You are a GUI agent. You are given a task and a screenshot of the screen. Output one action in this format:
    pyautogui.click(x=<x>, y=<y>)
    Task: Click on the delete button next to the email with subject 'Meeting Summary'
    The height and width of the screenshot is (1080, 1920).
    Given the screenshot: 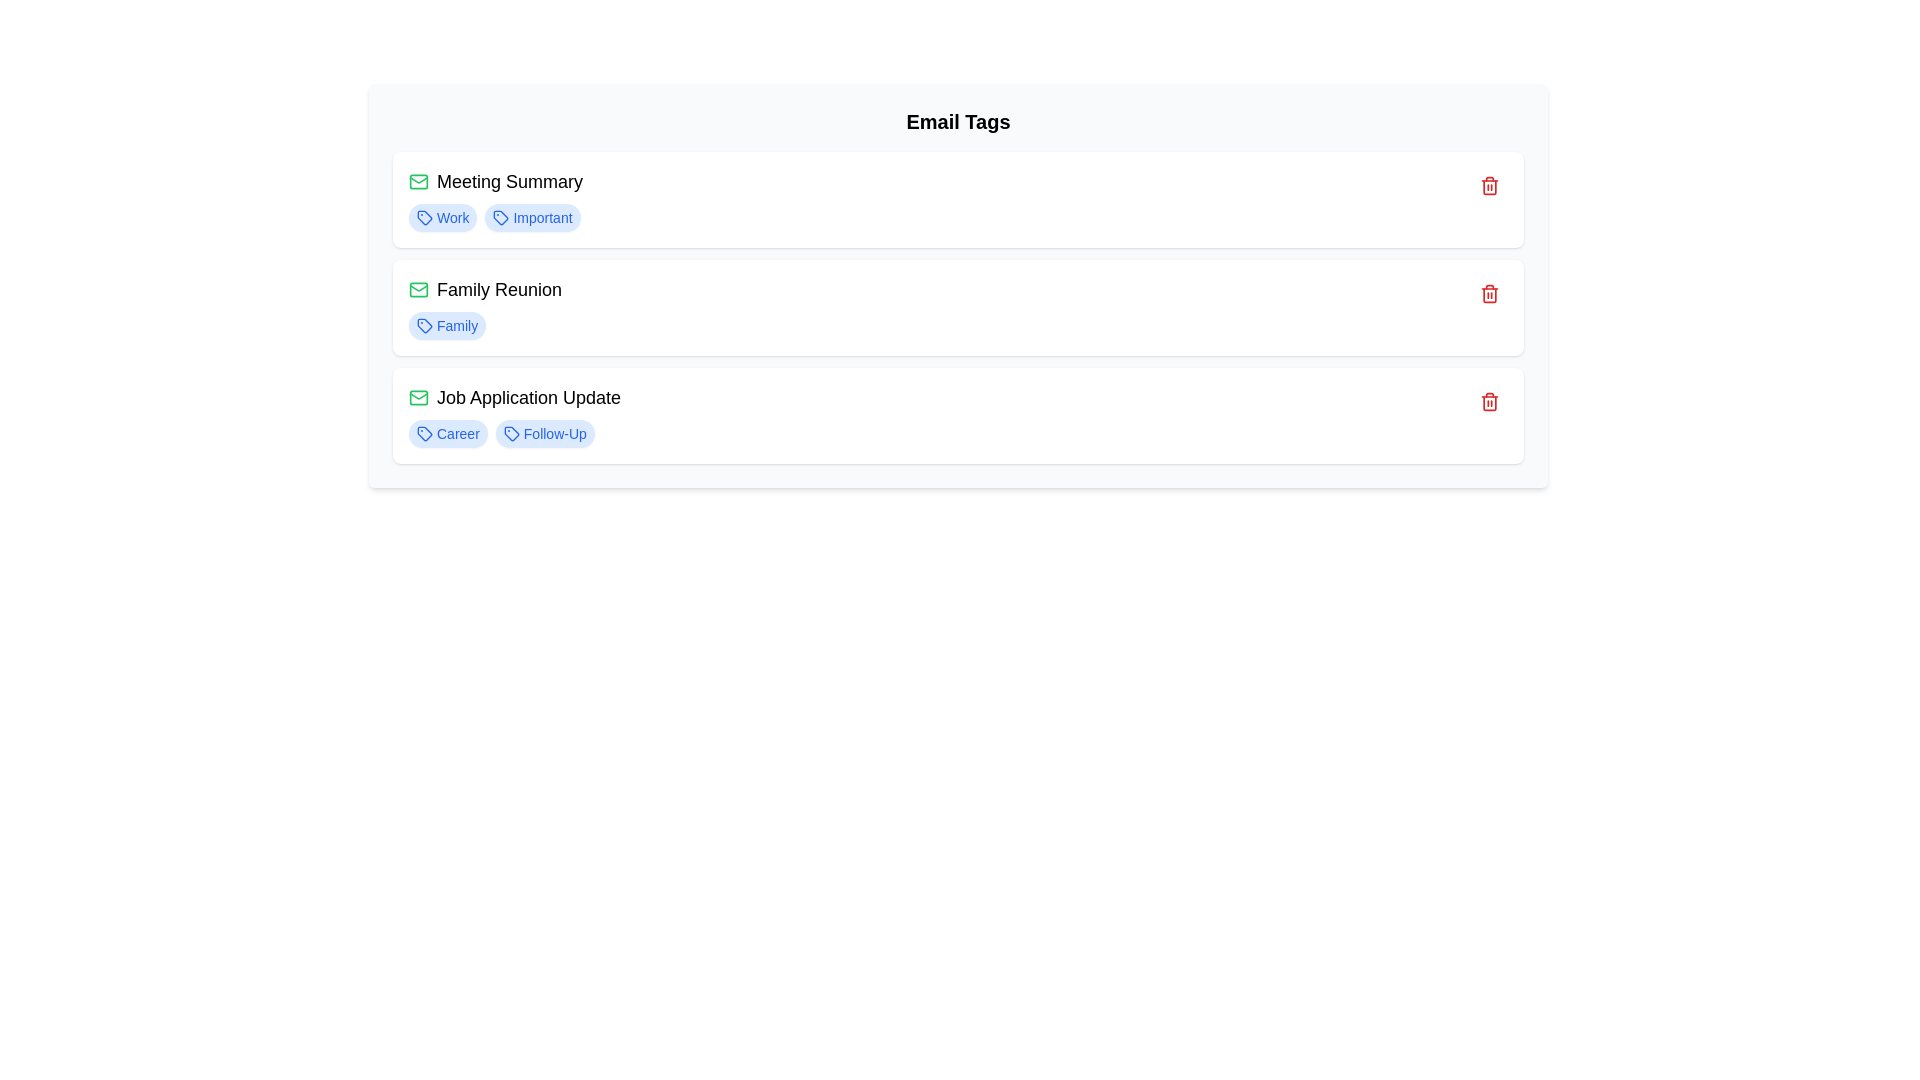 What is the action you would take?
    pyautogui.click(x=1489, y=185)
    